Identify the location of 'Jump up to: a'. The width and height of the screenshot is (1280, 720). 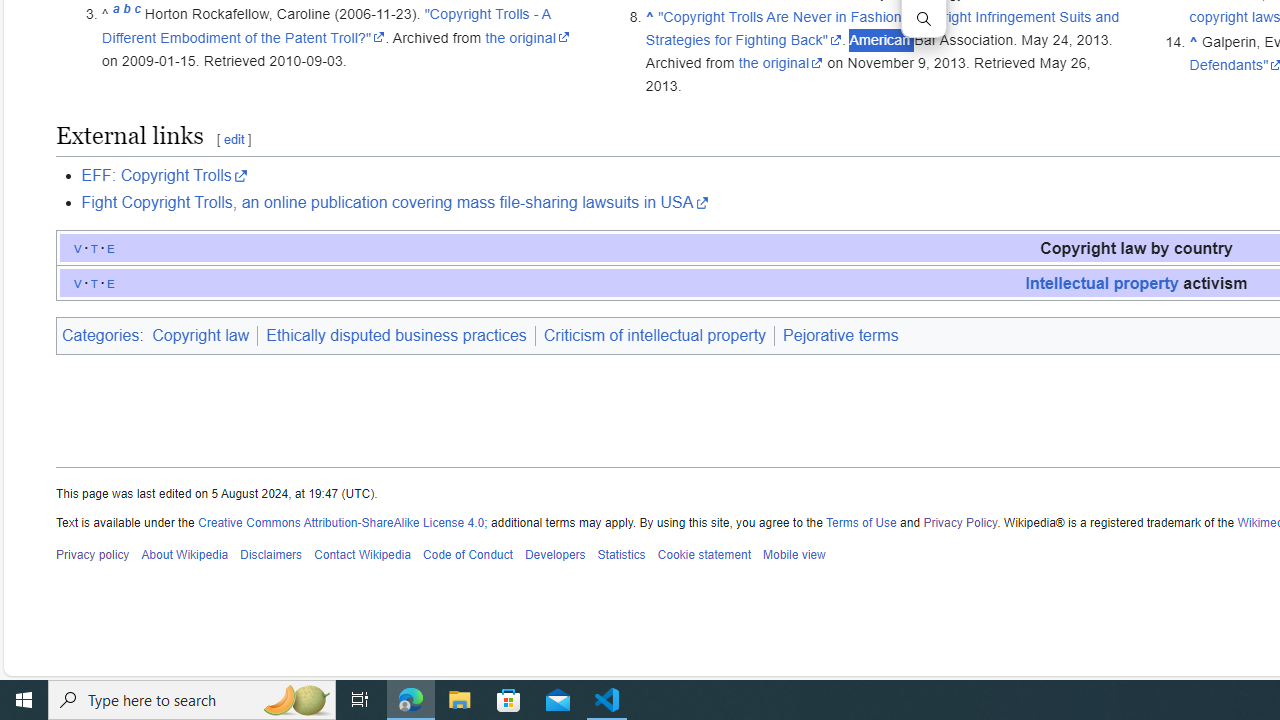
(115, 14).